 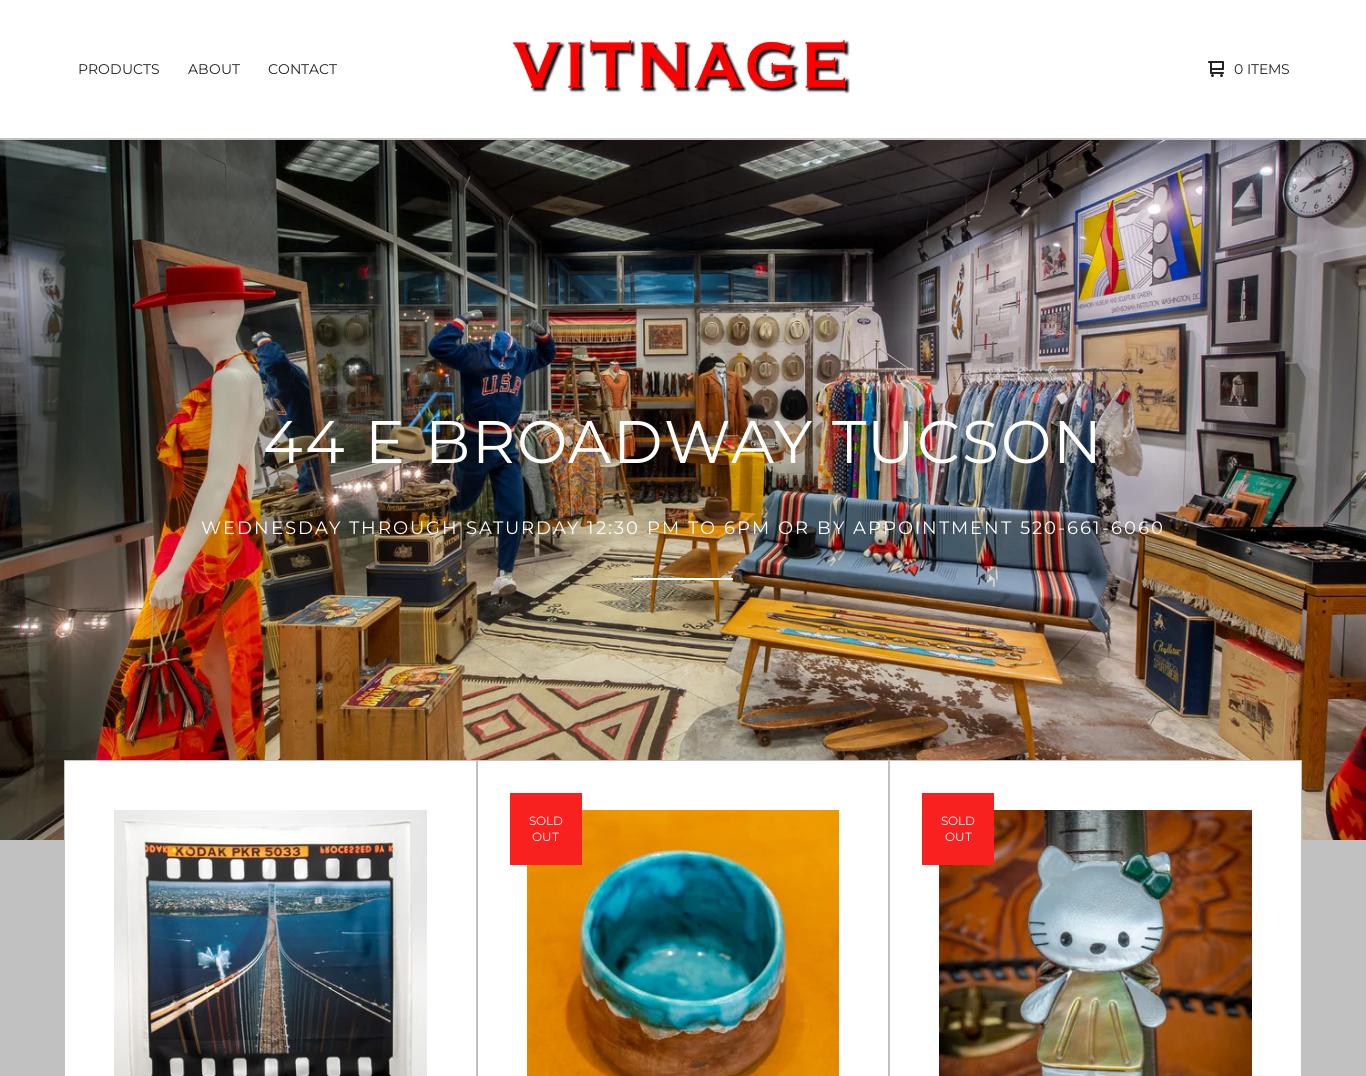 I want to click on 'Vintage Outerwear', so click(x=161, y=523).